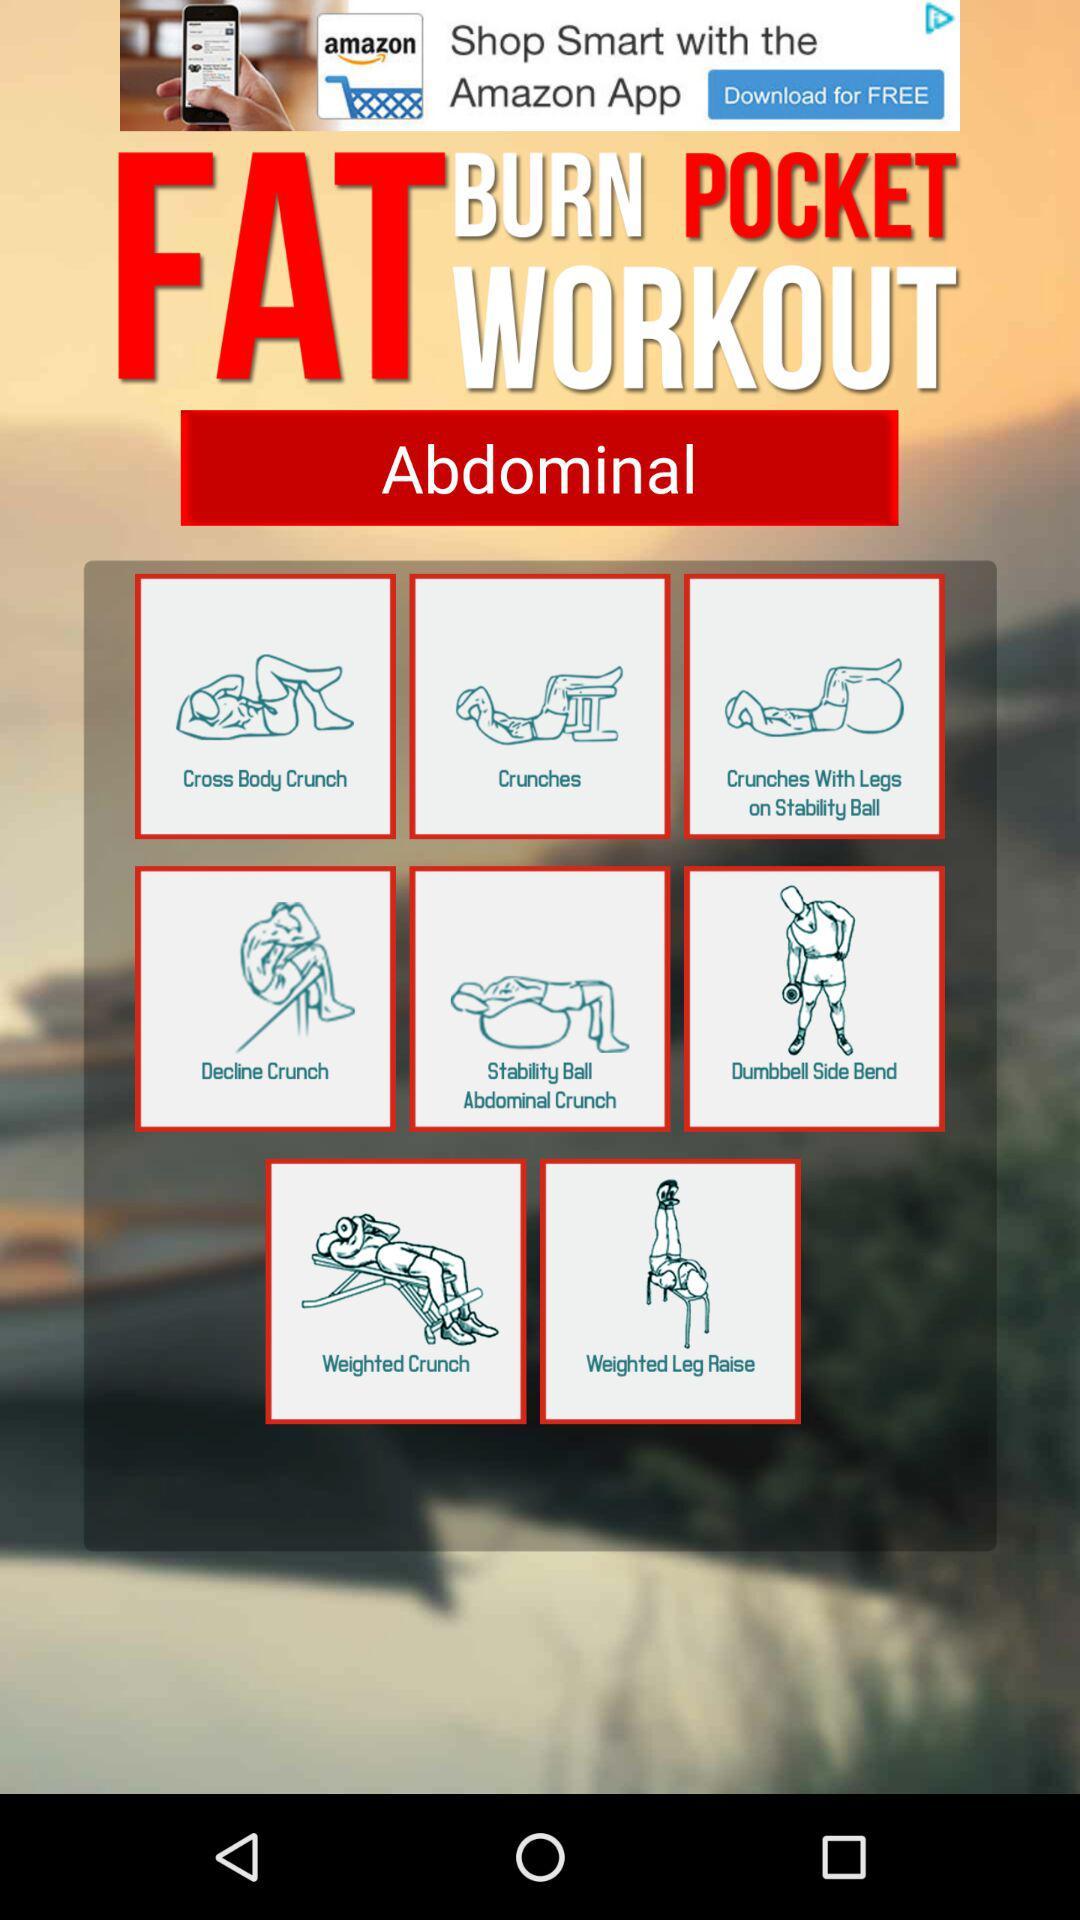 Image resolution: width=1080 pixels, height=1920 pixels. What do you see at coordinates (264, 998) in the screenshot?
I see `it show someworkout` at bounding box center [264, 998].